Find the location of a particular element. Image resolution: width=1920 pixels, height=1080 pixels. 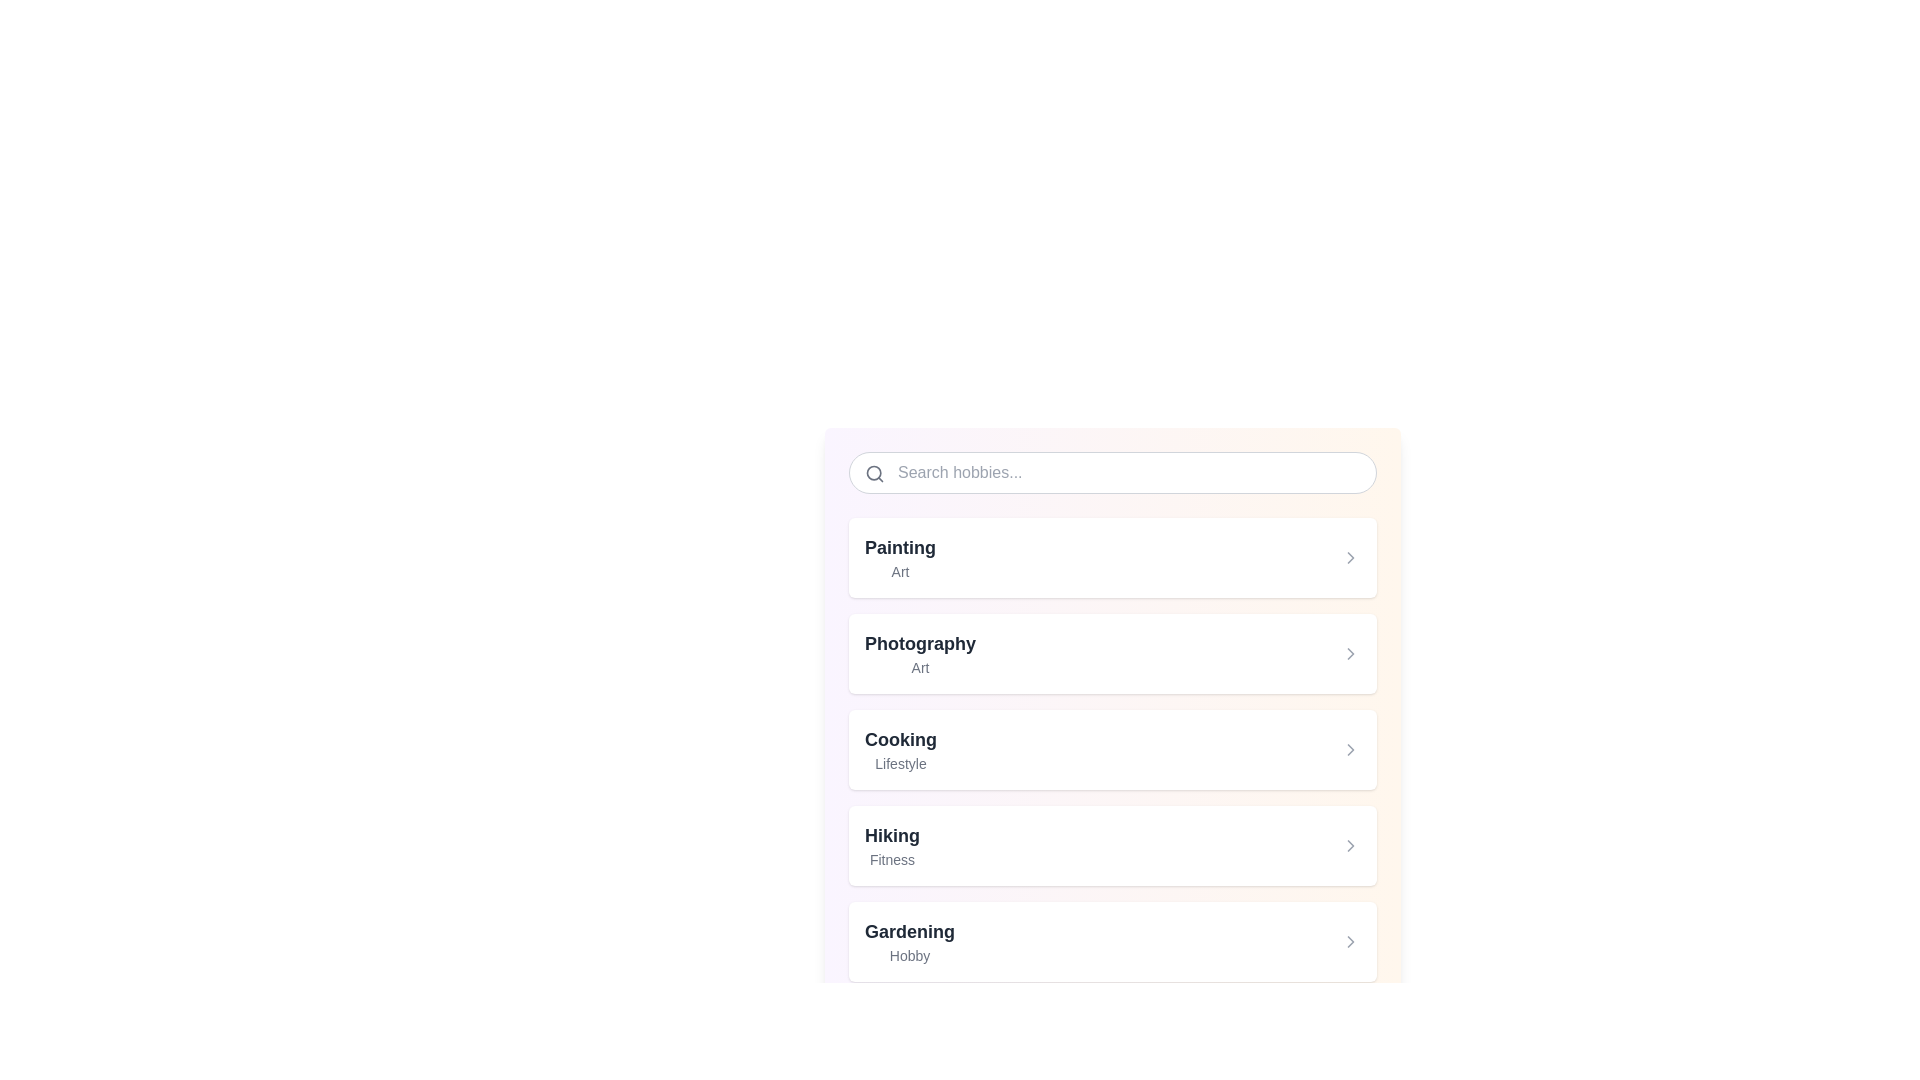

the 'Cooking' Text label, which is the third item in the list and contains two lines of text is located at coordinates (900, 749).